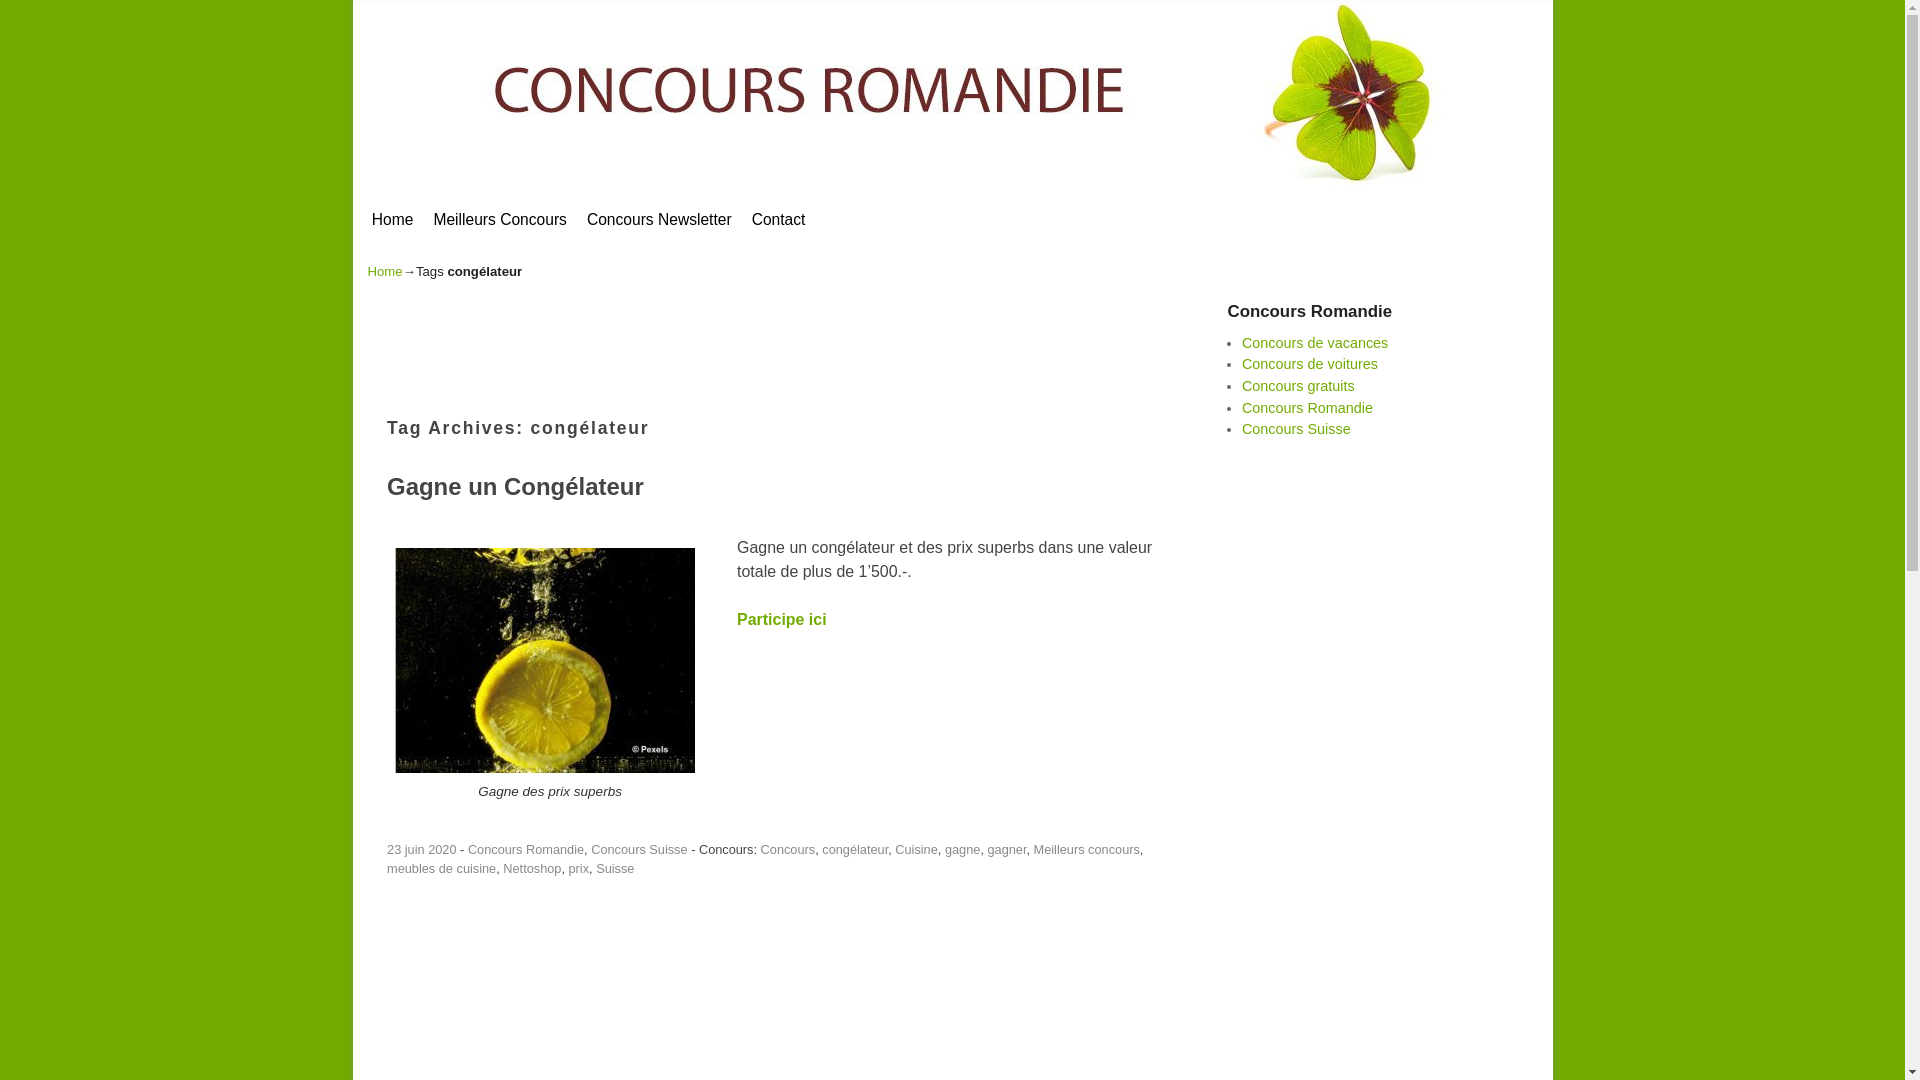  I want to click on 'meubles de cuisine', so click(440, 867).